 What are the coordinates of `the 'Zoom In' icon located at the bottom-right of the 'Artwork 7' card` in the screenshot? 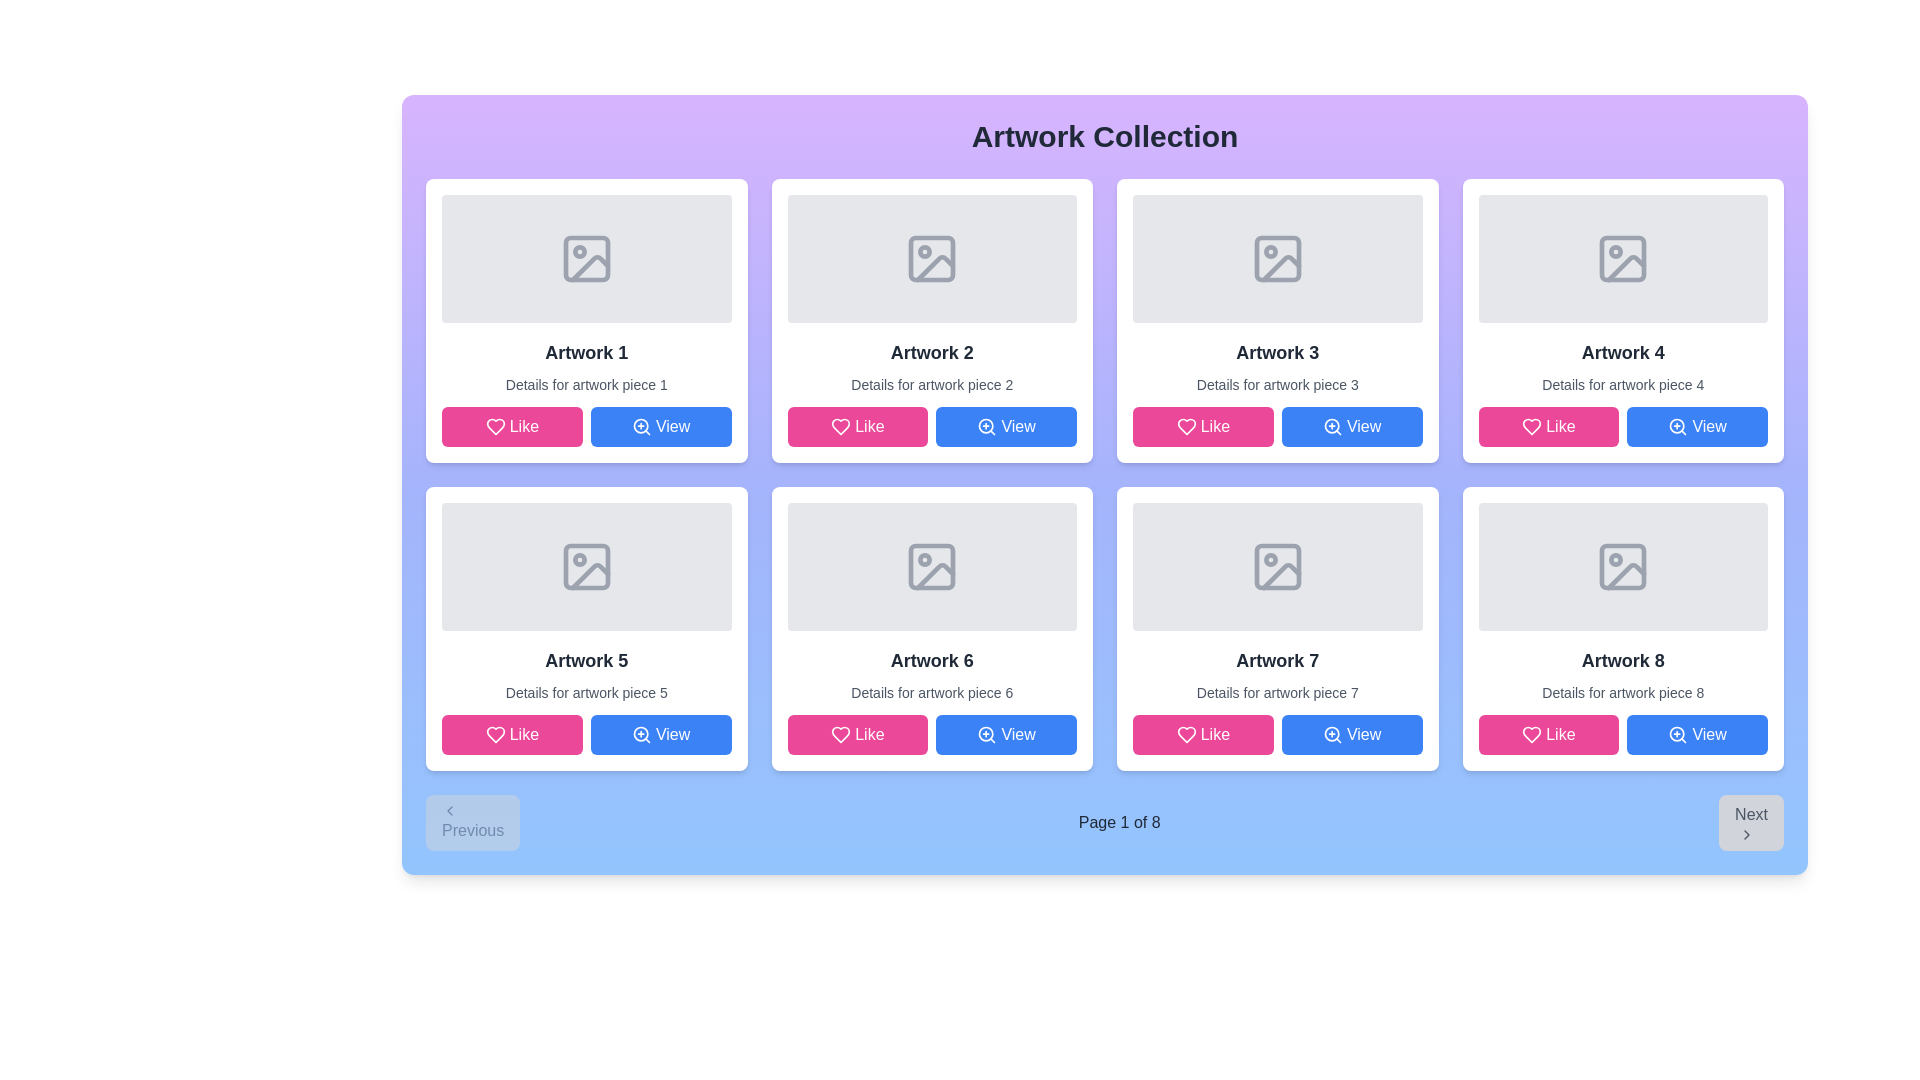 It's located at (1332, 734).